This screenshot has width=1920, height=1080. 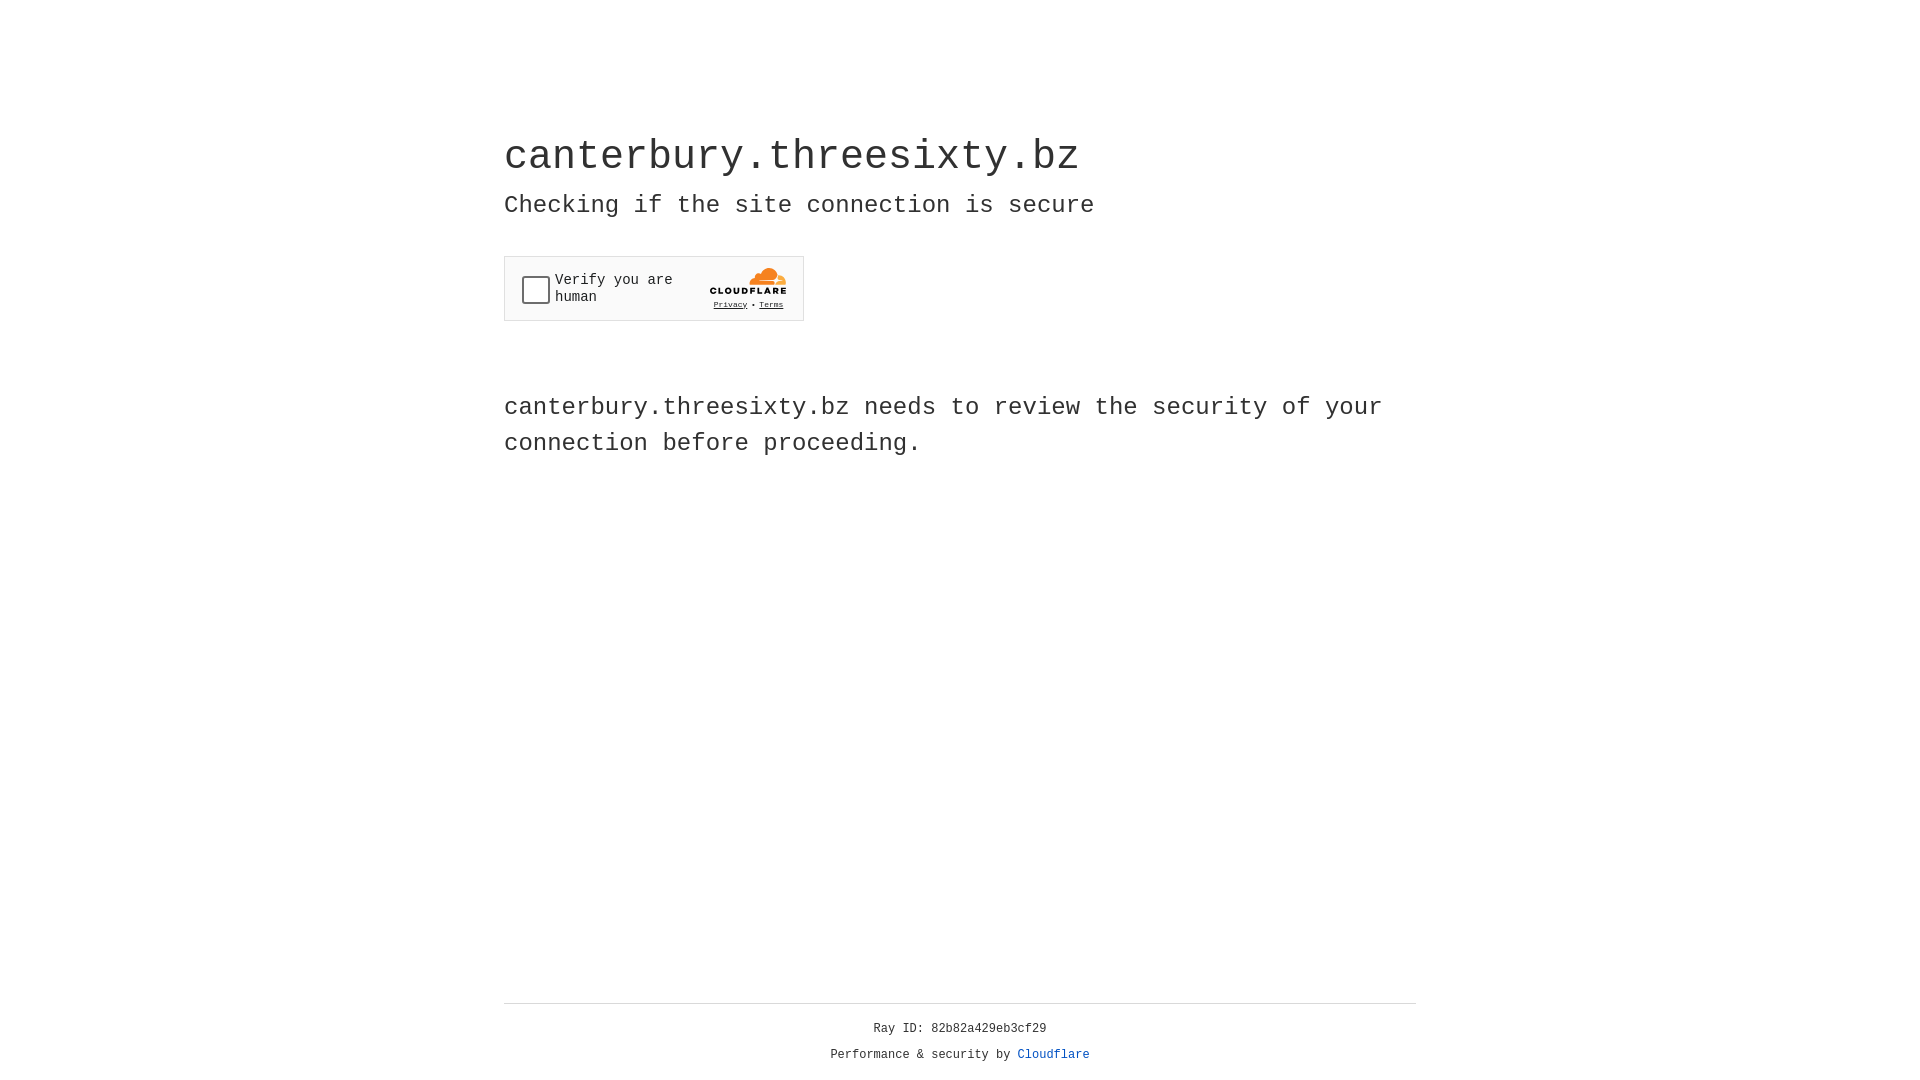 What do you see at coordinates (653, 288) in the screenshot?
I see `'Widget containing a Cloudflare security challenge'` at bounding box center [653, 288].